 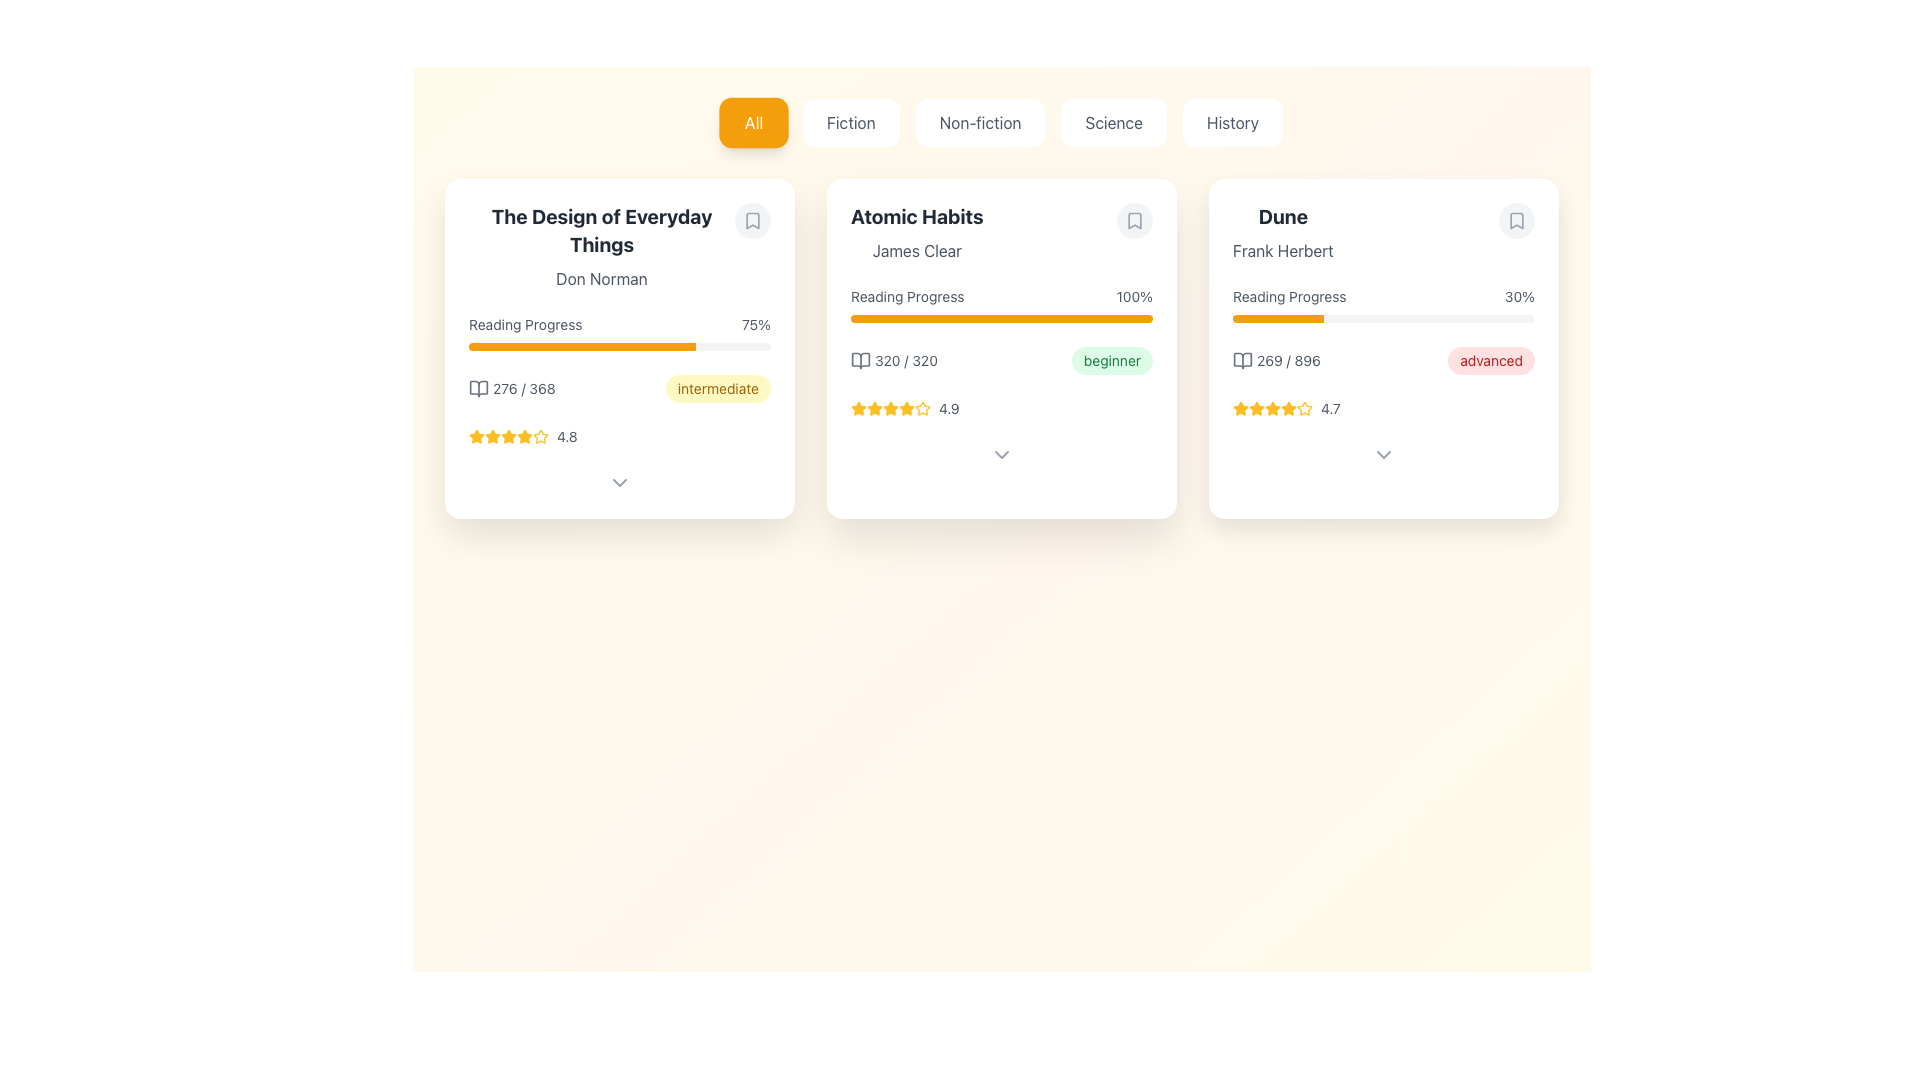 What do you see at coordinates (1275, 361) in the screenshot?
I see `accompanying book icon located within the 'Dune' card, specifically below the reading progress bar and to the left of the 'advanced' label` at bounding box center [1275, 361].